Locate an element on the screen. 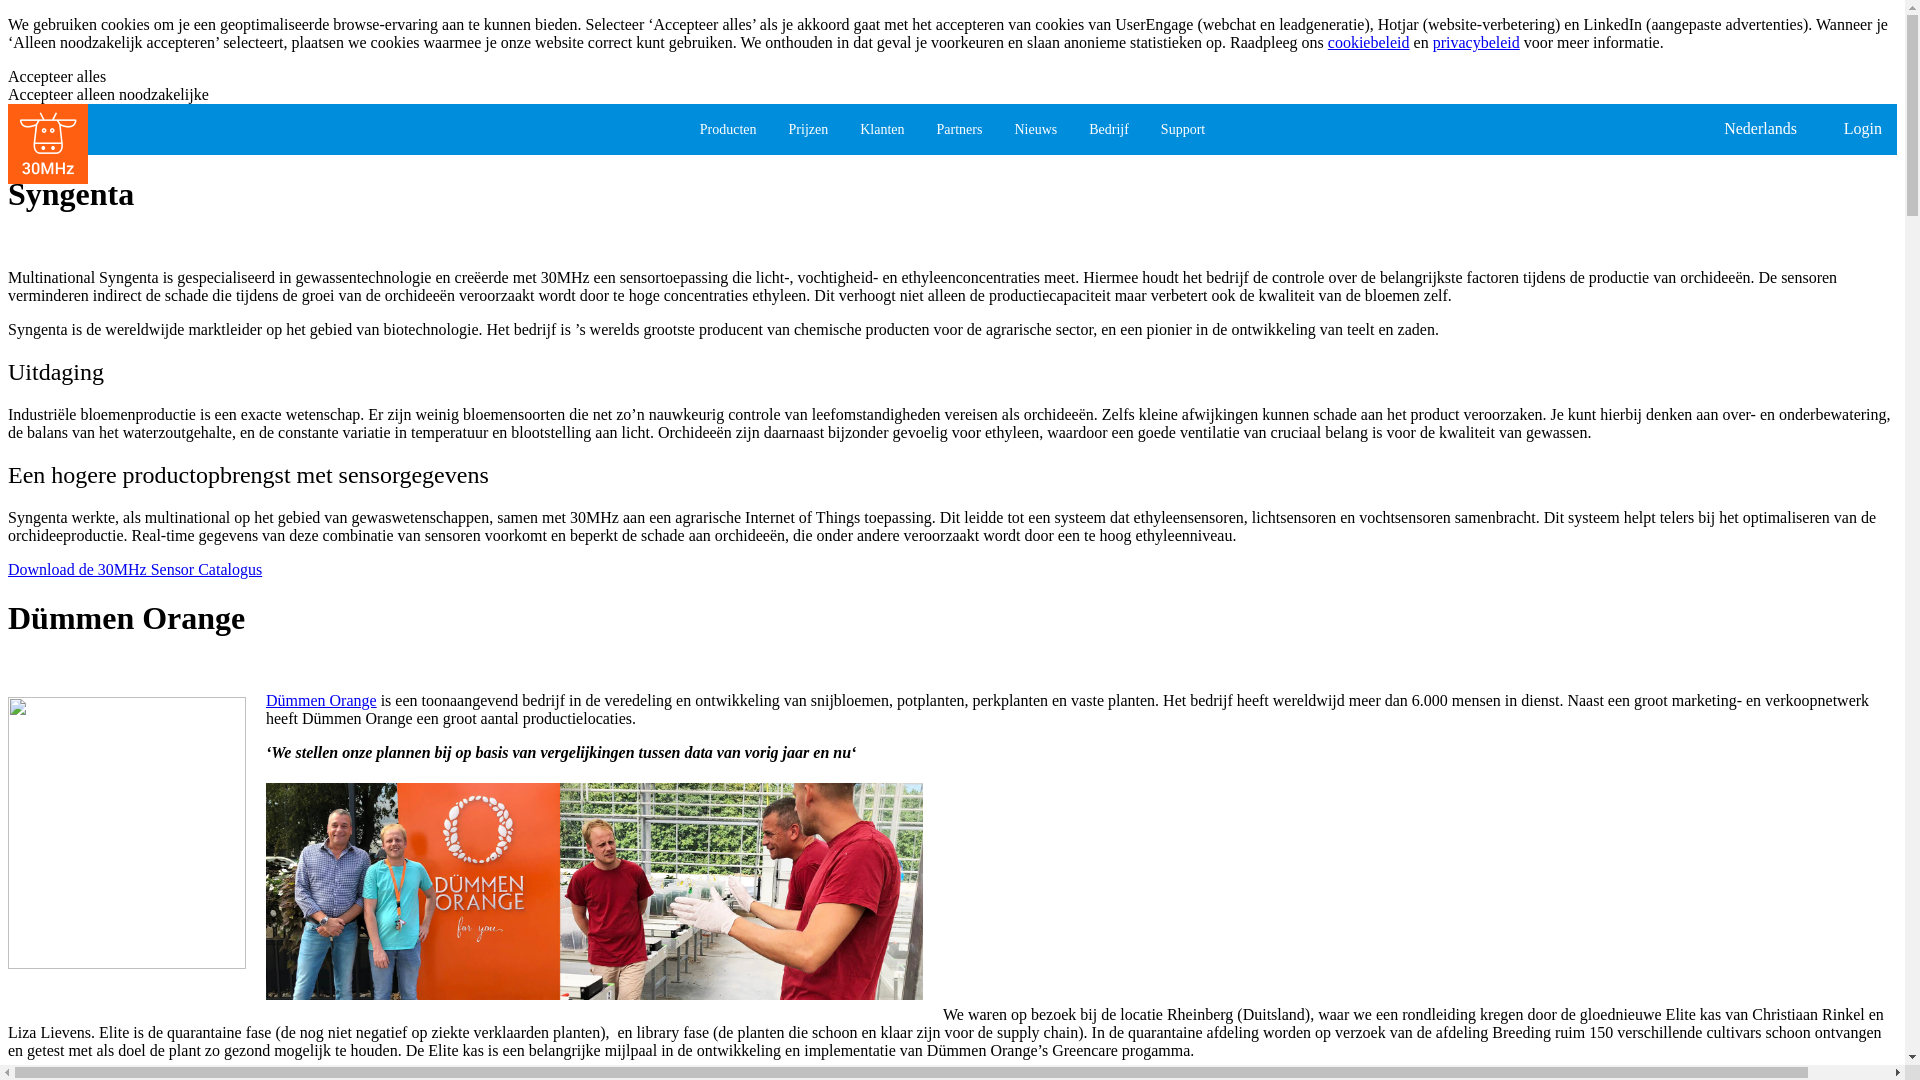 This screenshot has height=1080, width=1920. 'Partners' is located at coordinates (925, 130).